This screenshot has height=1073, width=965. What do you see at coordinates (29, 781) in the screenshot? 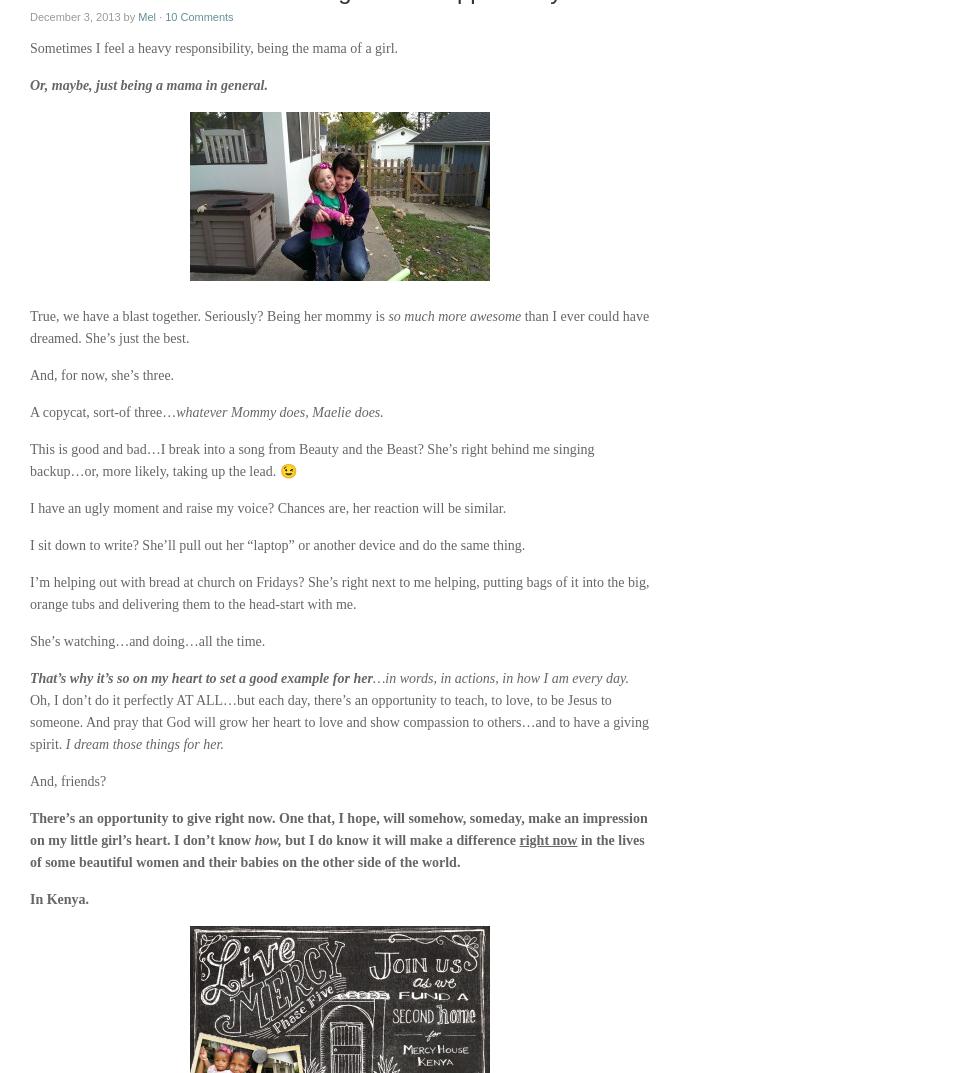
I see `'And, friends?'` at bounding box center [29, 781].